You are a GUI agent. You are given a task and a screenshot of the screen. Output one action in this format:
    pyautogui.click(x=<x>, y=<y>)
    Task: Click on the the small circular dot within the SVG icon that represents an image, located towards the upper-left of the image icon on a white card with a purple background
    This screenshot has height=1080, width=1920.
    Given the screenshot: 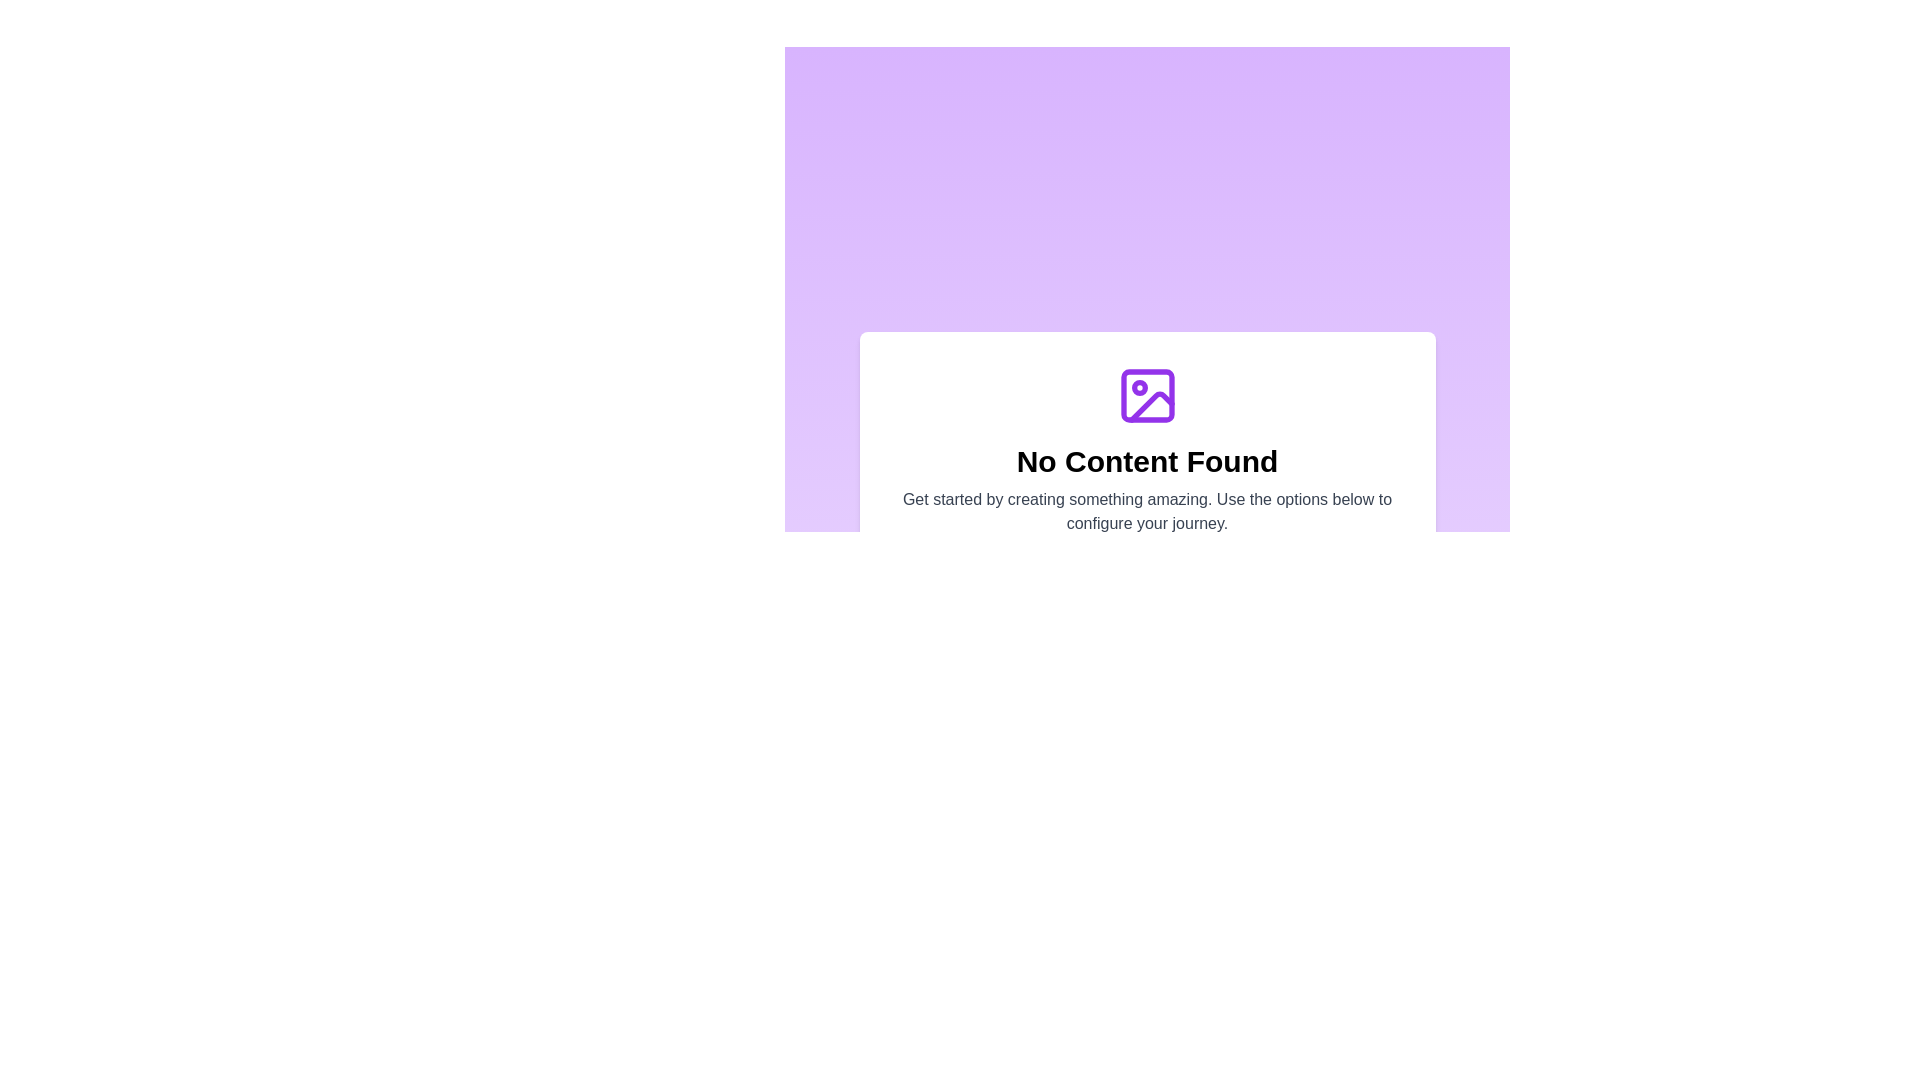 What is the action you would take?
    pyautogui.click(x=1139, y=388)
    